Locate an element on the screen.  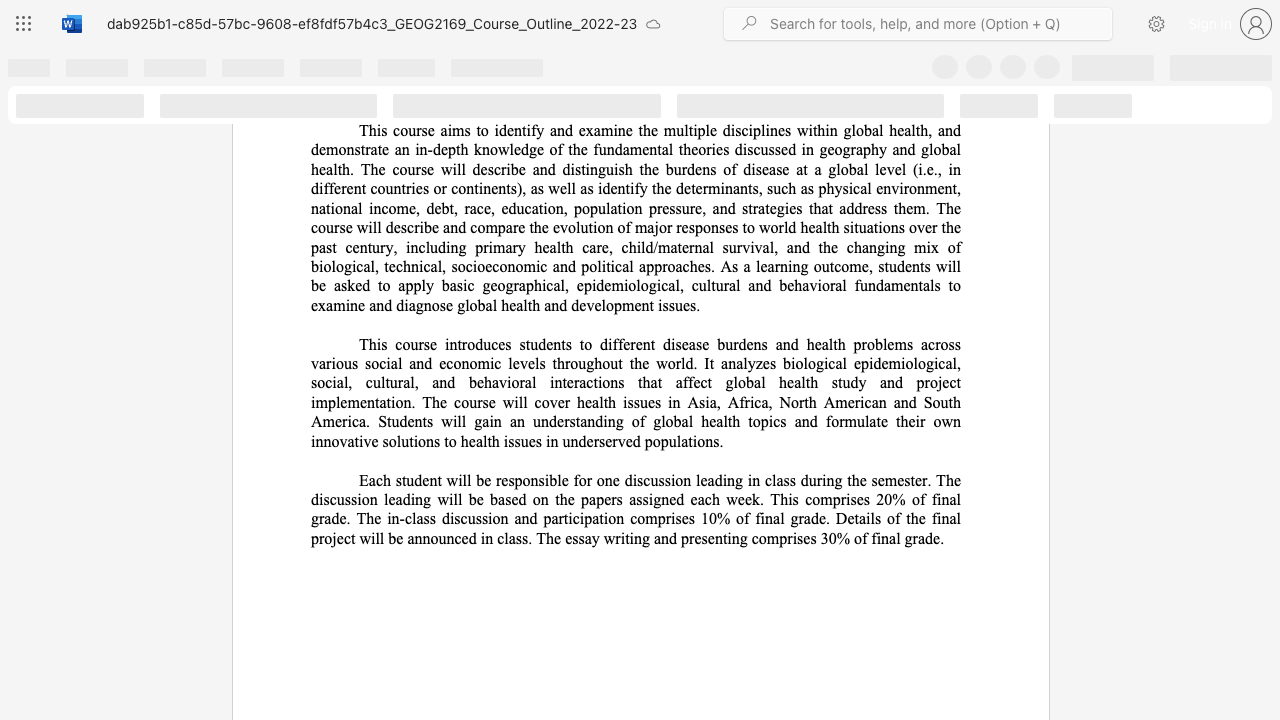
the 1th character "o" in the text is located at coordinates (817, 265).